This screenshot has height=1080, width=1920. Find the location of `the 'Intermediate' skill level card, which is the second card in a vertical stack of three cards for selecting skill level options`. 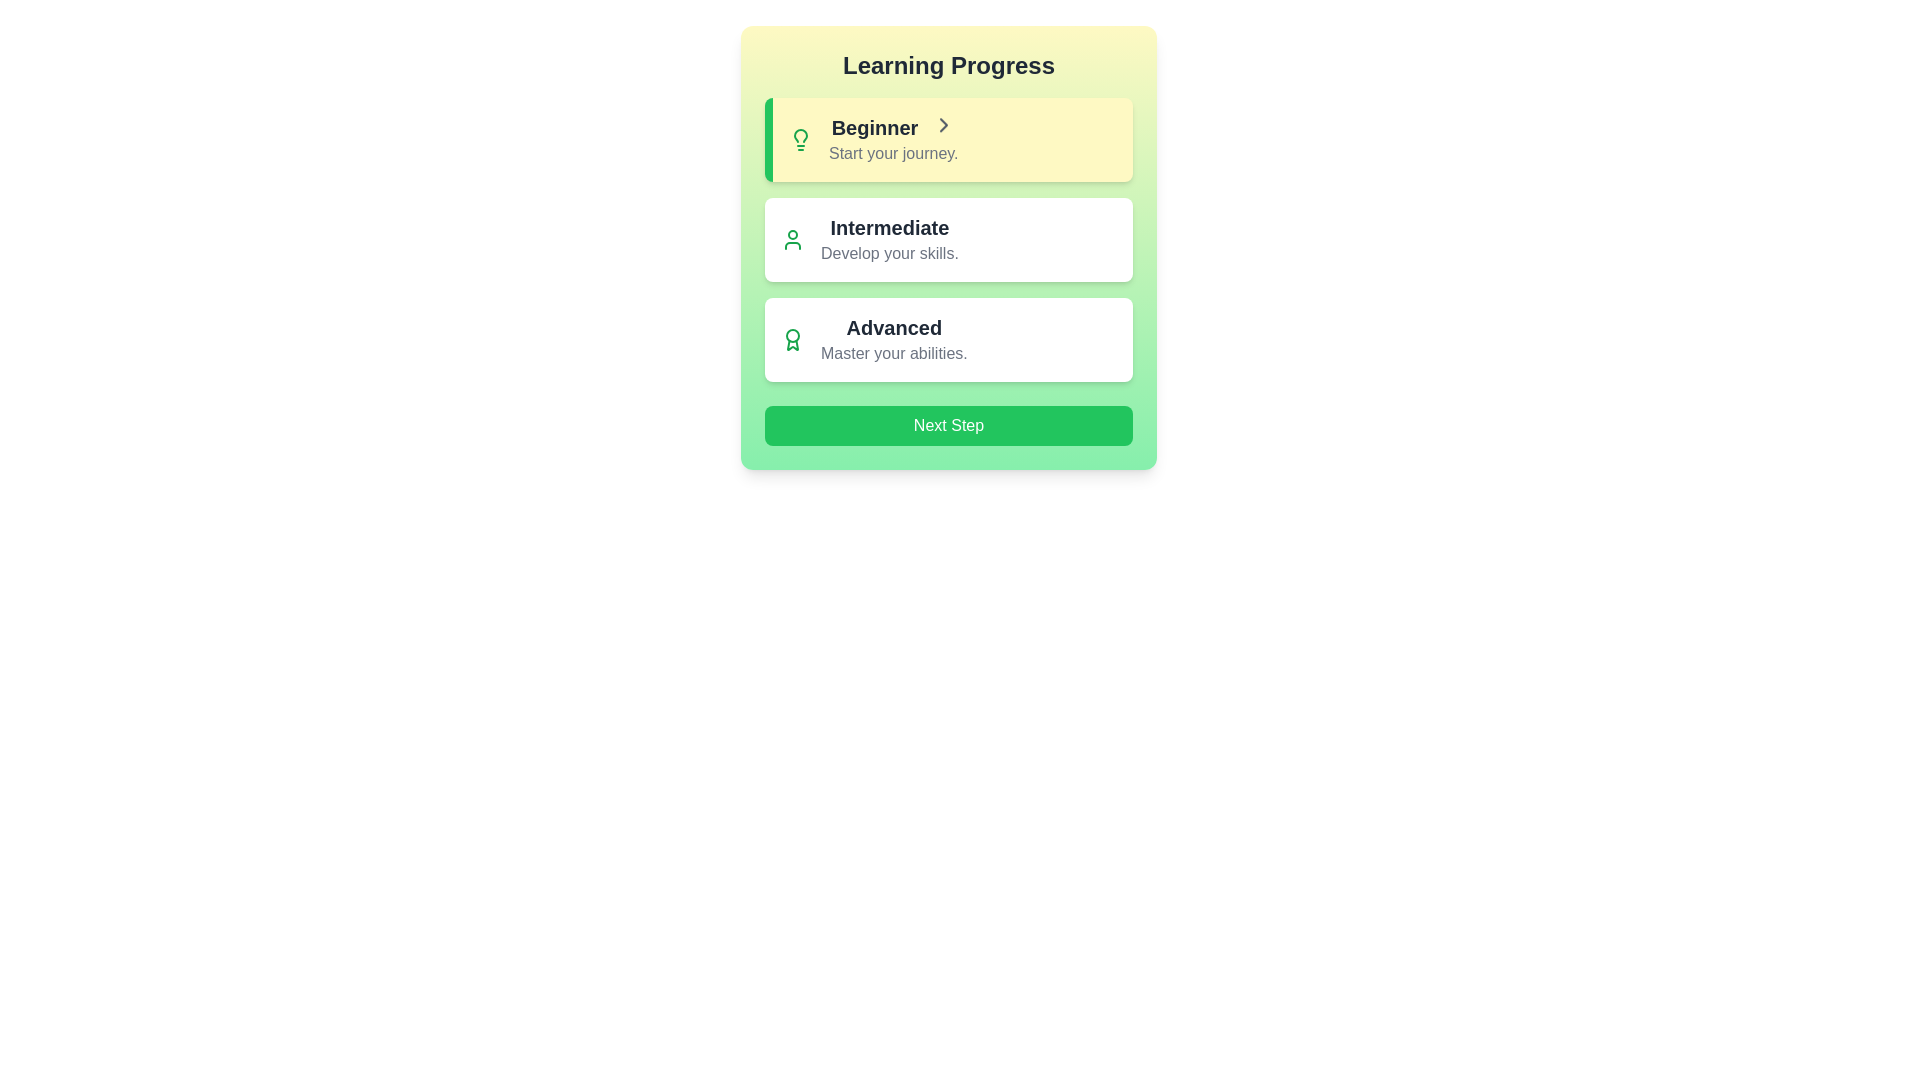

the 'Intermediate' skill level card, which is the second card in a vertical stack of three cards for selecting skill level options is located at coordinates (948, 238).